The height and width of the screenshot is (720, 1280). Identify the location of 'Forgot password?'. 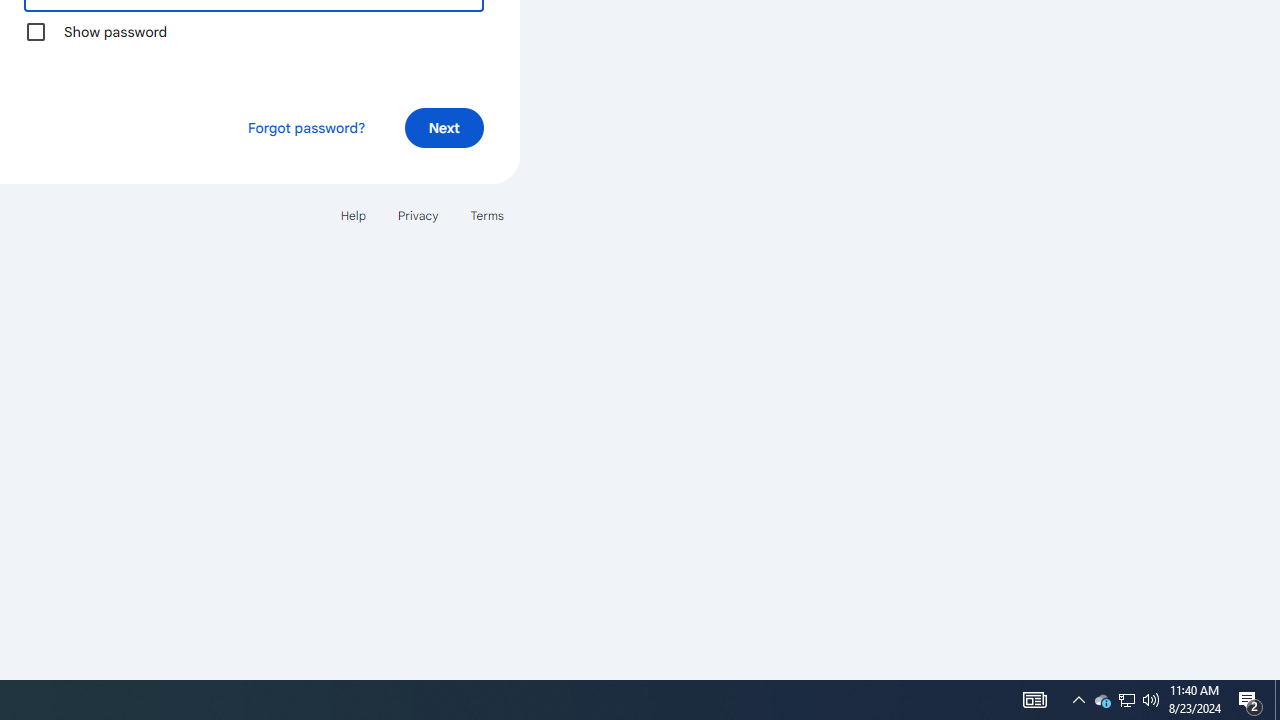
(304, 127).